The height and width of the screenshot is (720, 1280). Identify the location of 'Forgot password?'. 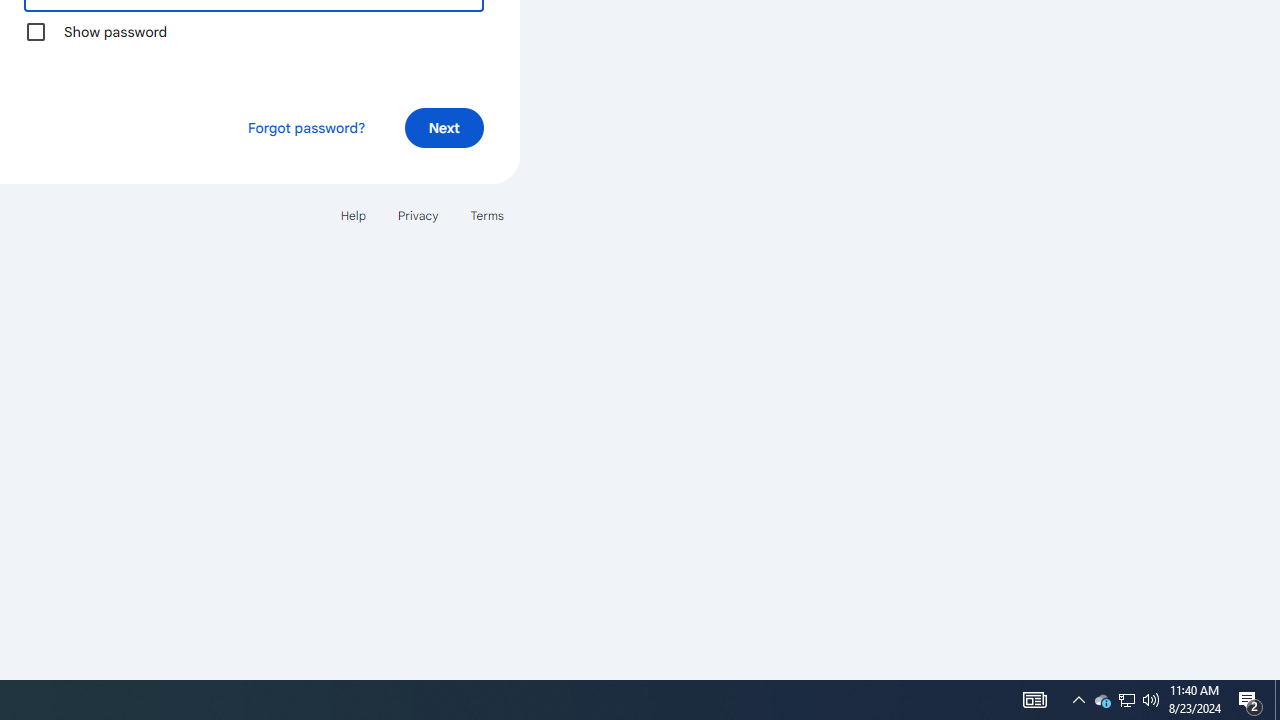
(304, 127).